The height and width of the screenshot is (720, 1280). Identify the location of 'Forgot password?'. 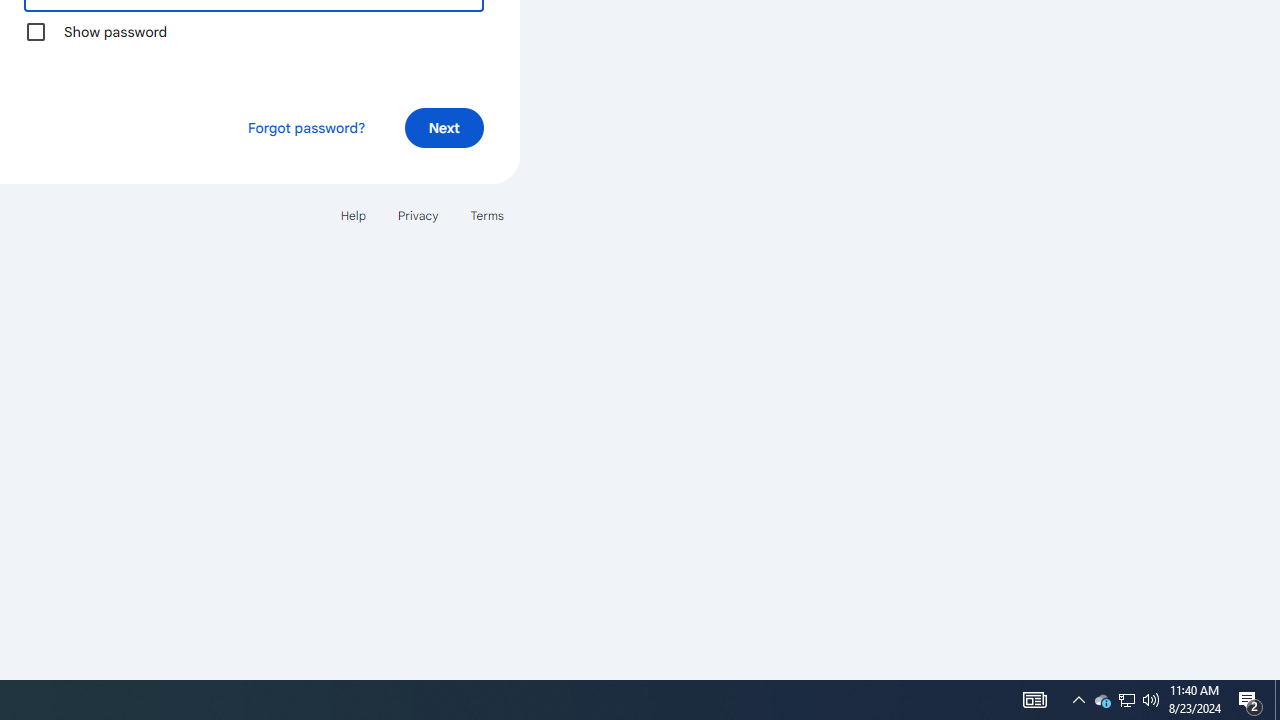
(304, 127).